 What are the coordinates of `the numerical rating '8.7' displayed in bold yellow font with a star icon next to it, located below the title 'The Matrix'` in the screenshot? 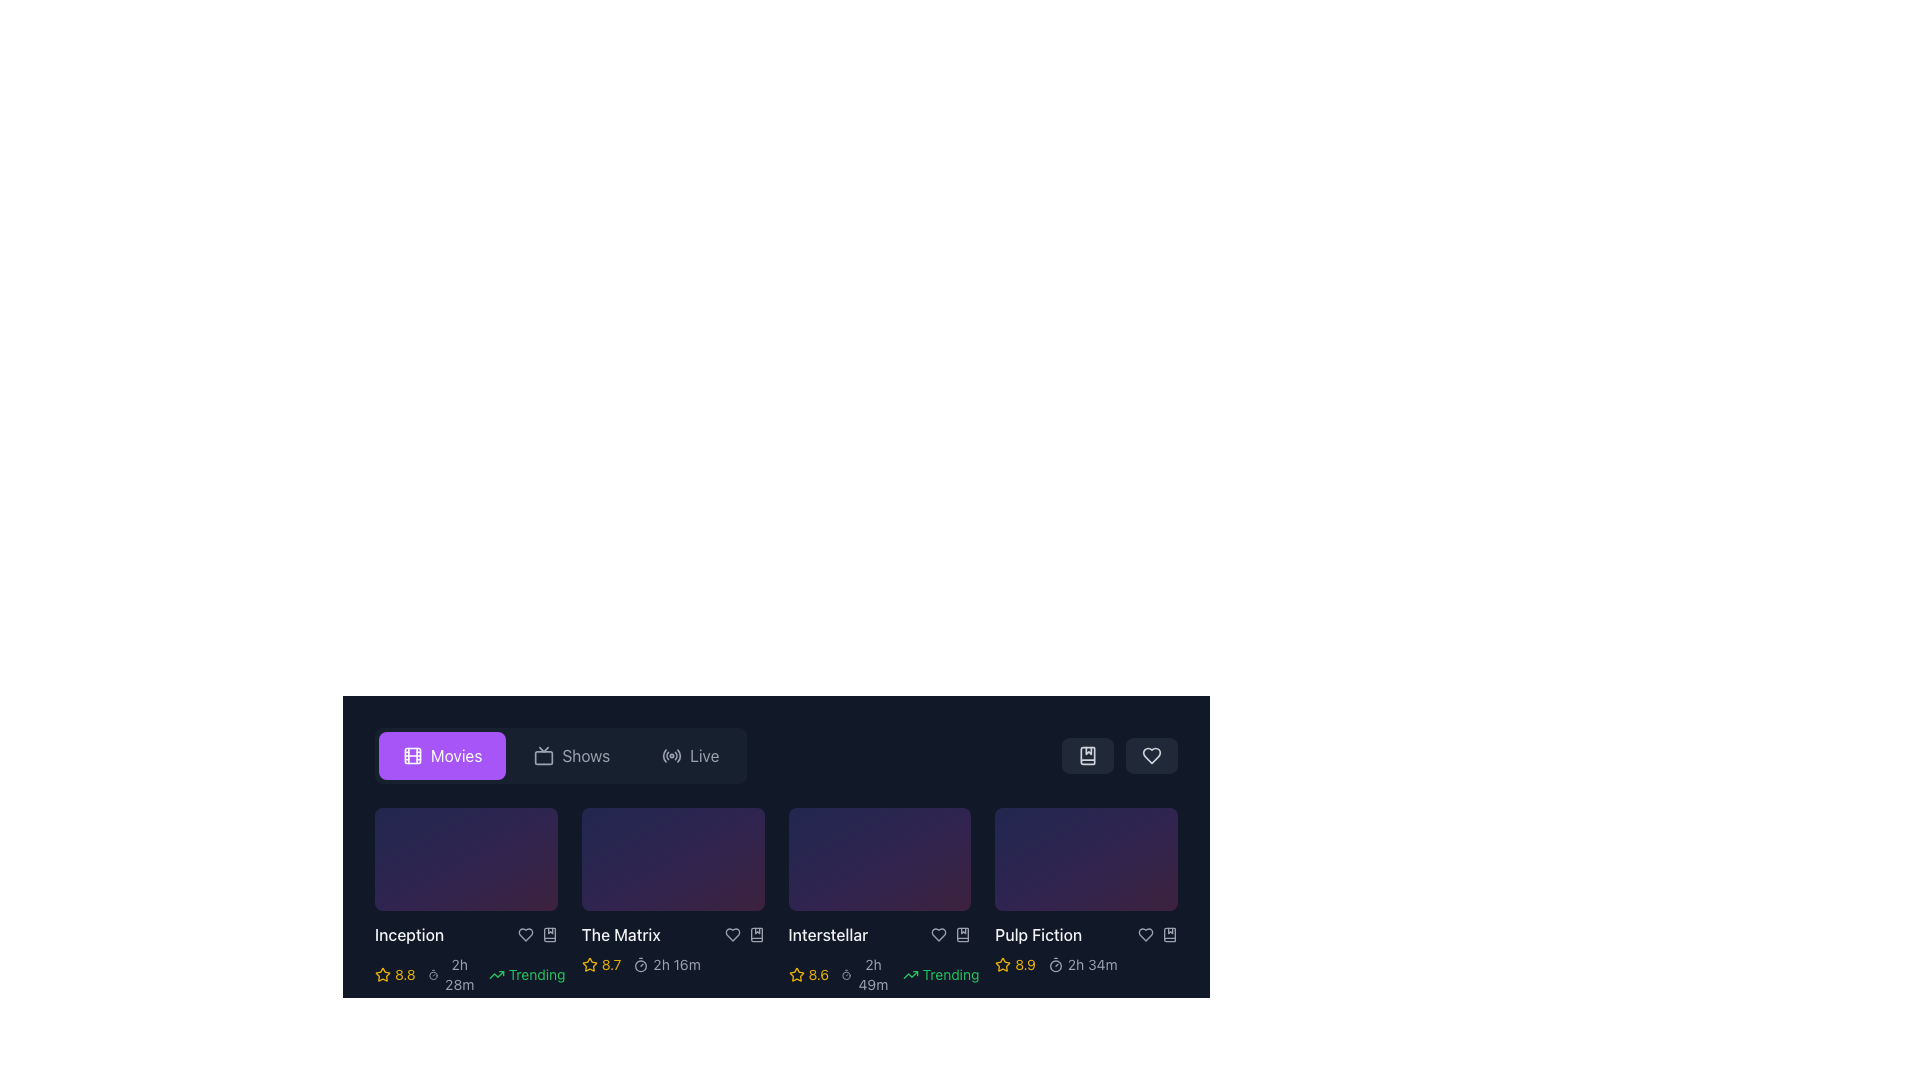 It's located at (600, 963).